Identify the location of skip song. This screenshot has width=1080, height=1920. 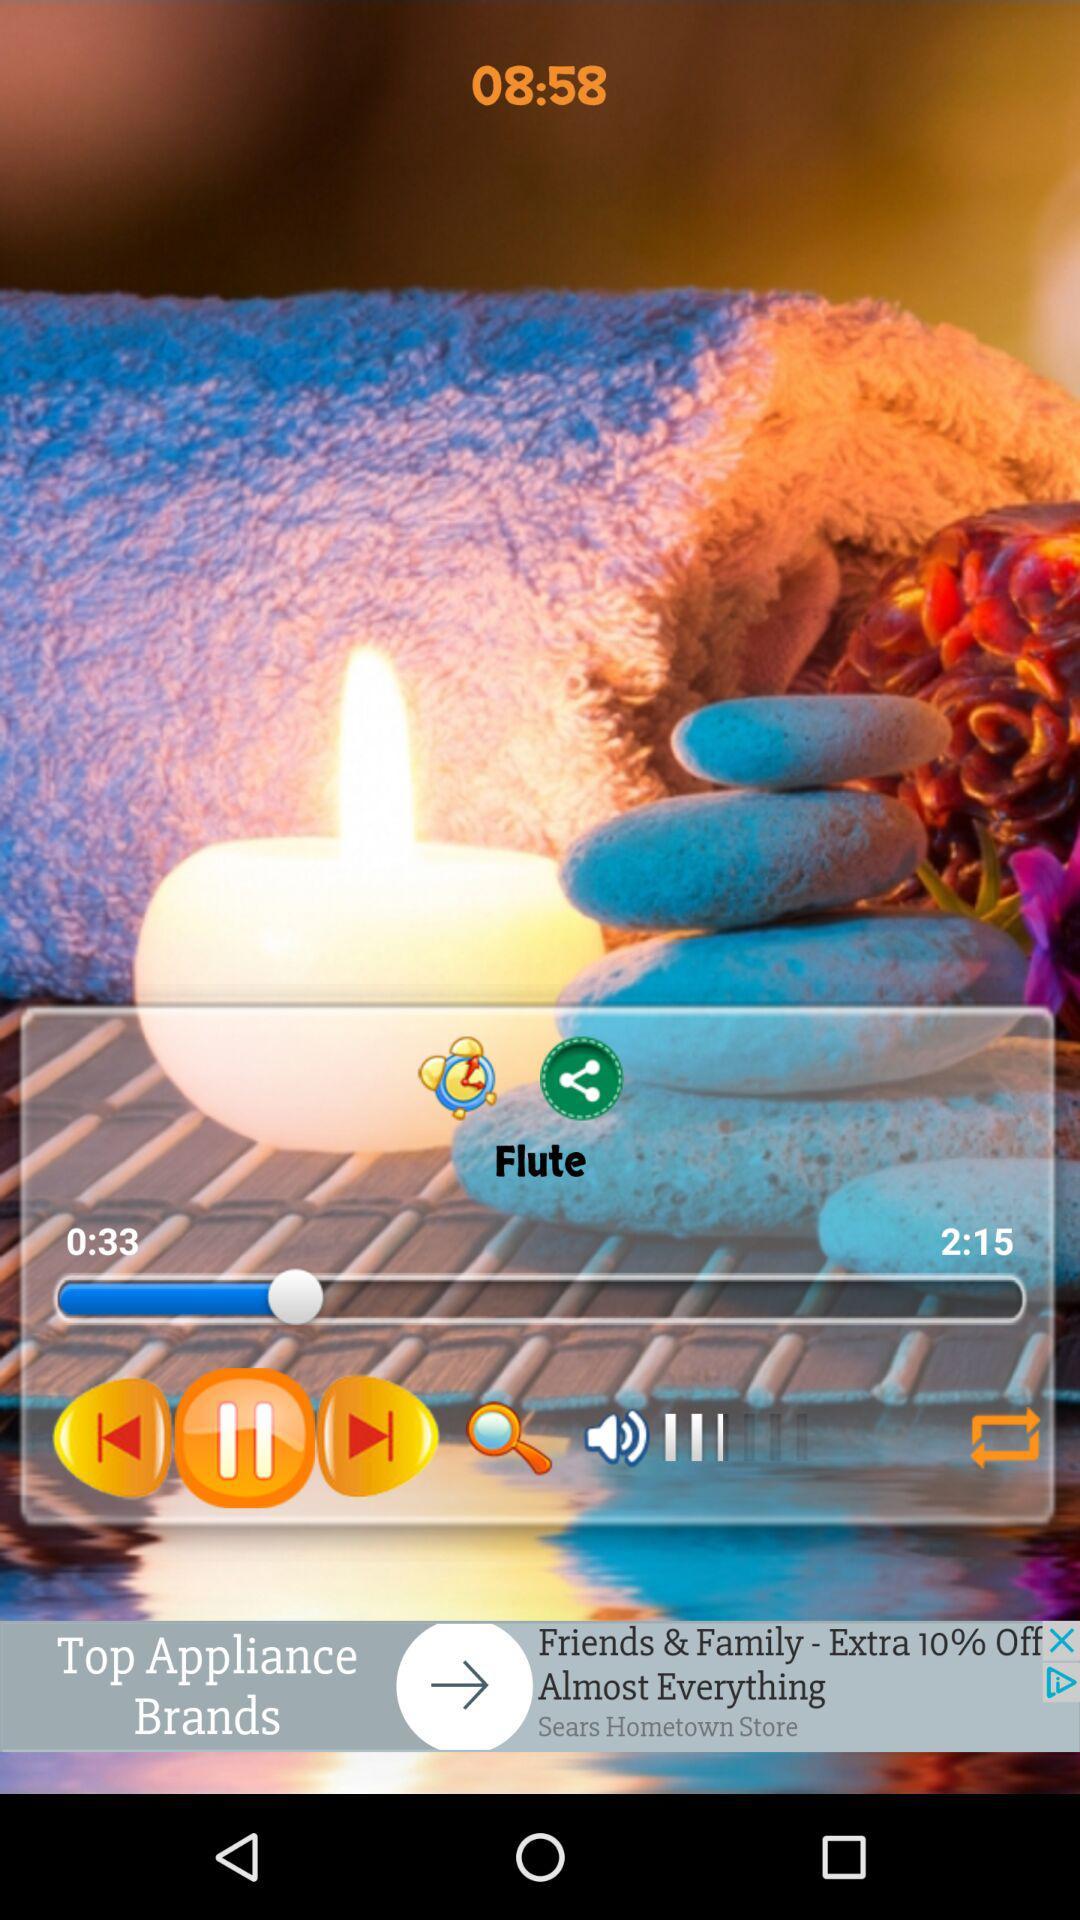
(377, 1436).